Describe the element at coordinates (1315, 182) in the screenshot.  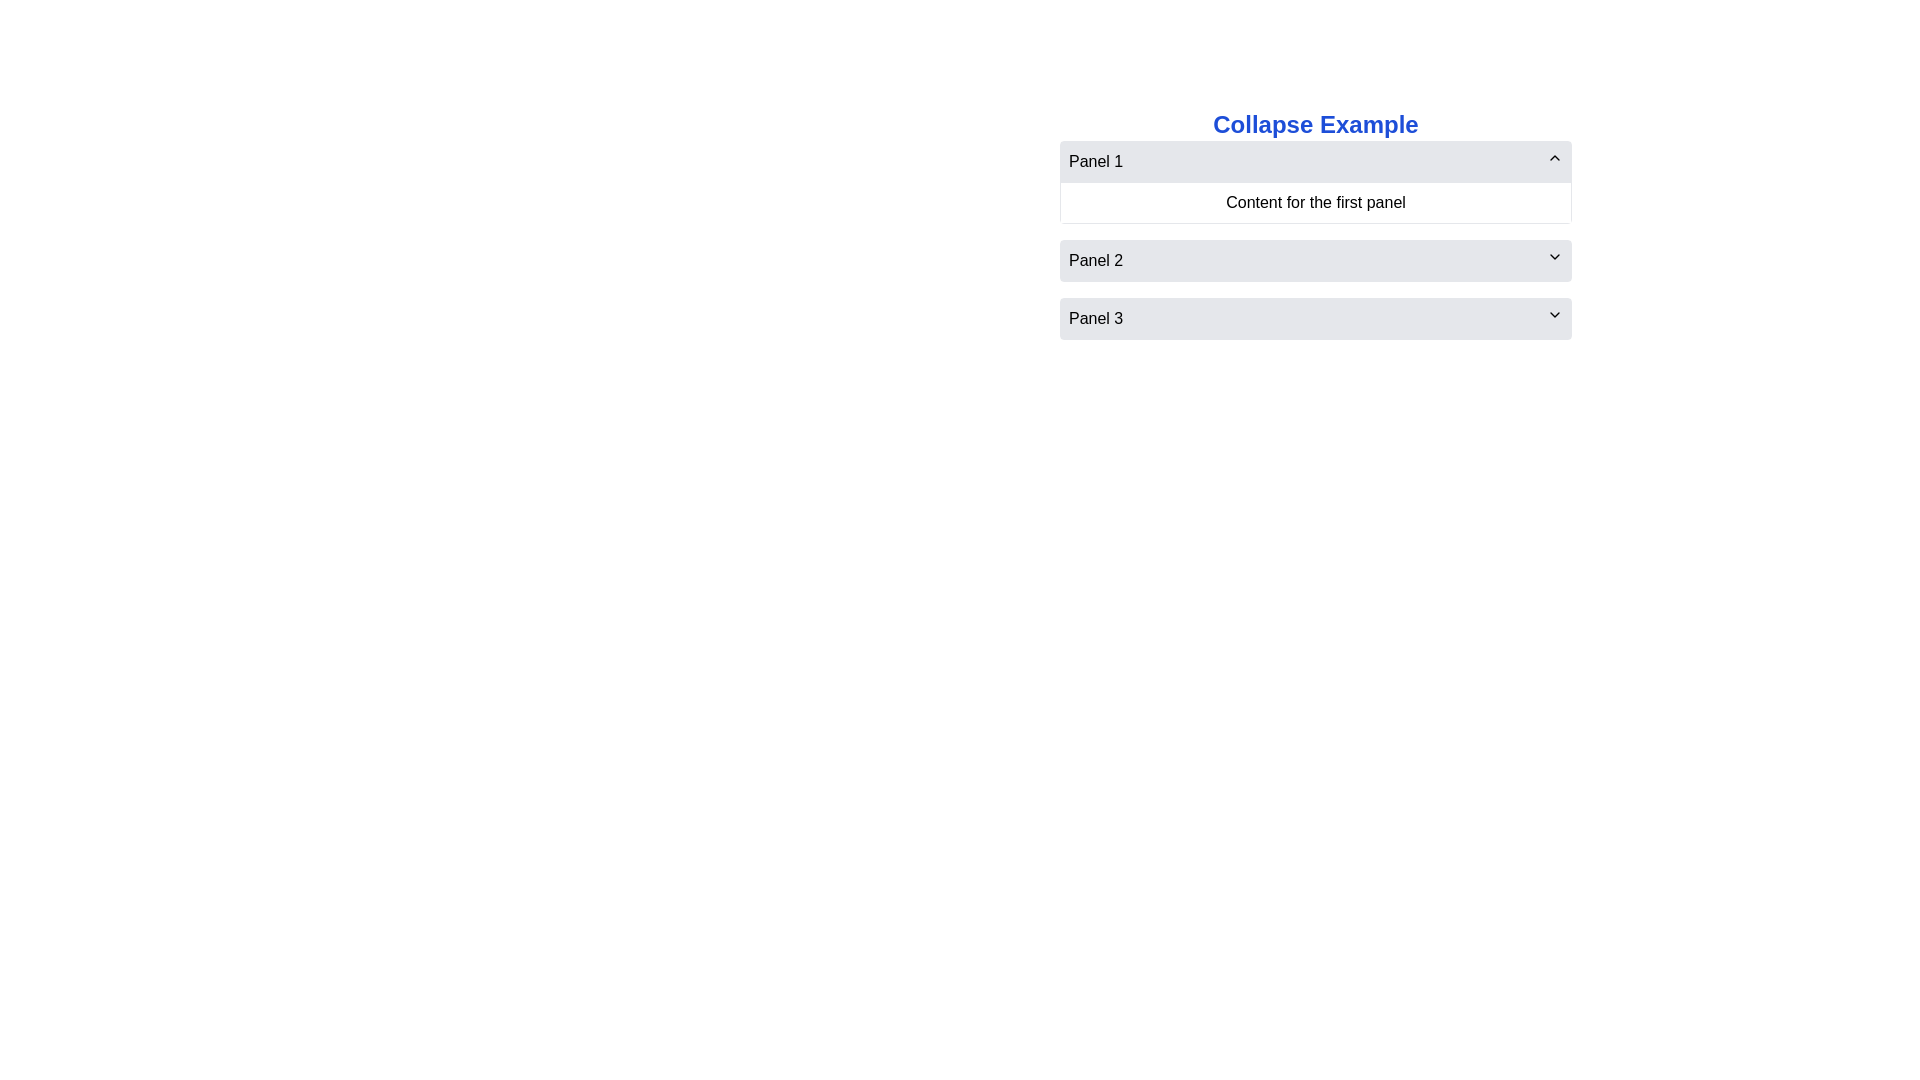
I see `the upward chevron icon on the header of the collapsible panel titled 'Panel 1'` at that location.